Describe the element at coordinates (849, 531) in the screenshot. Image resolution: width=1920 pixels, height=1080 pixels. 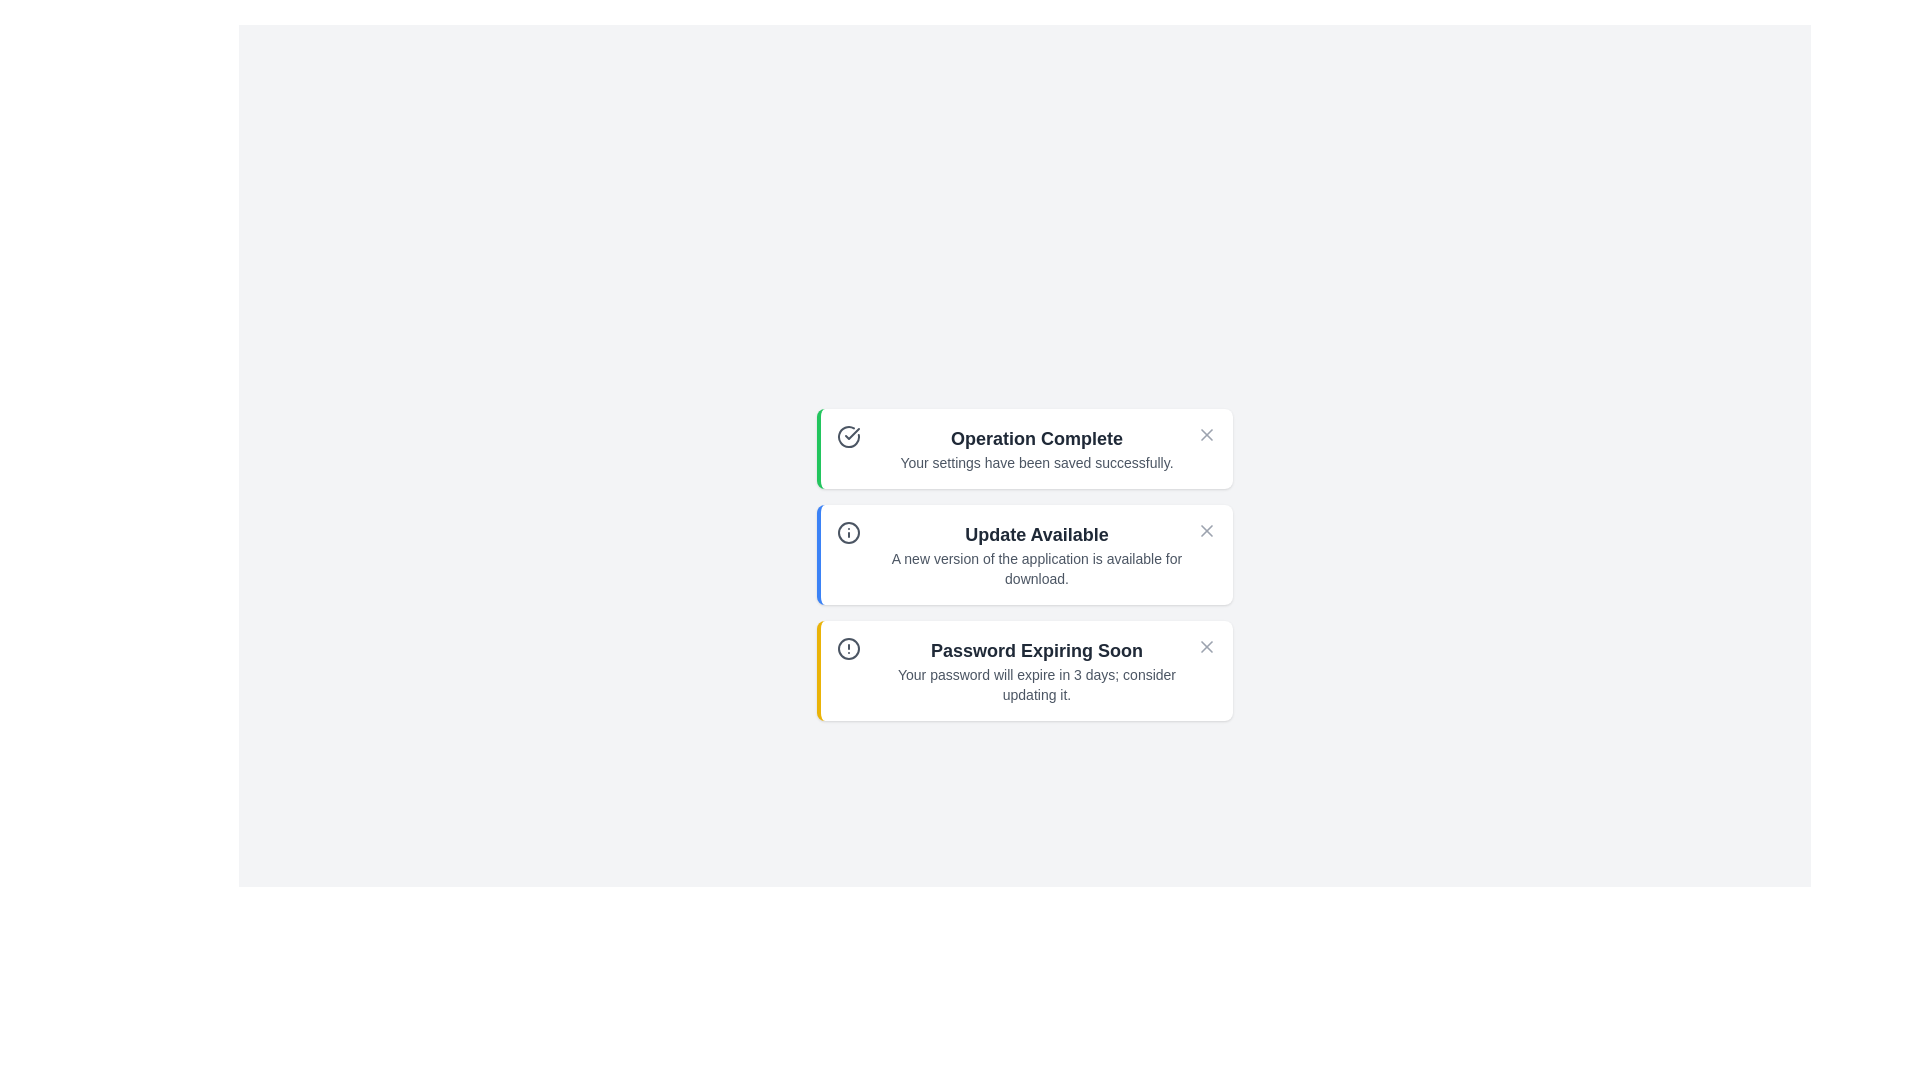
I see `the circular SVG element within the notification card for 'Update Available', which is filled with a grayish tone and positioned to the left of the card's title text` at that location.